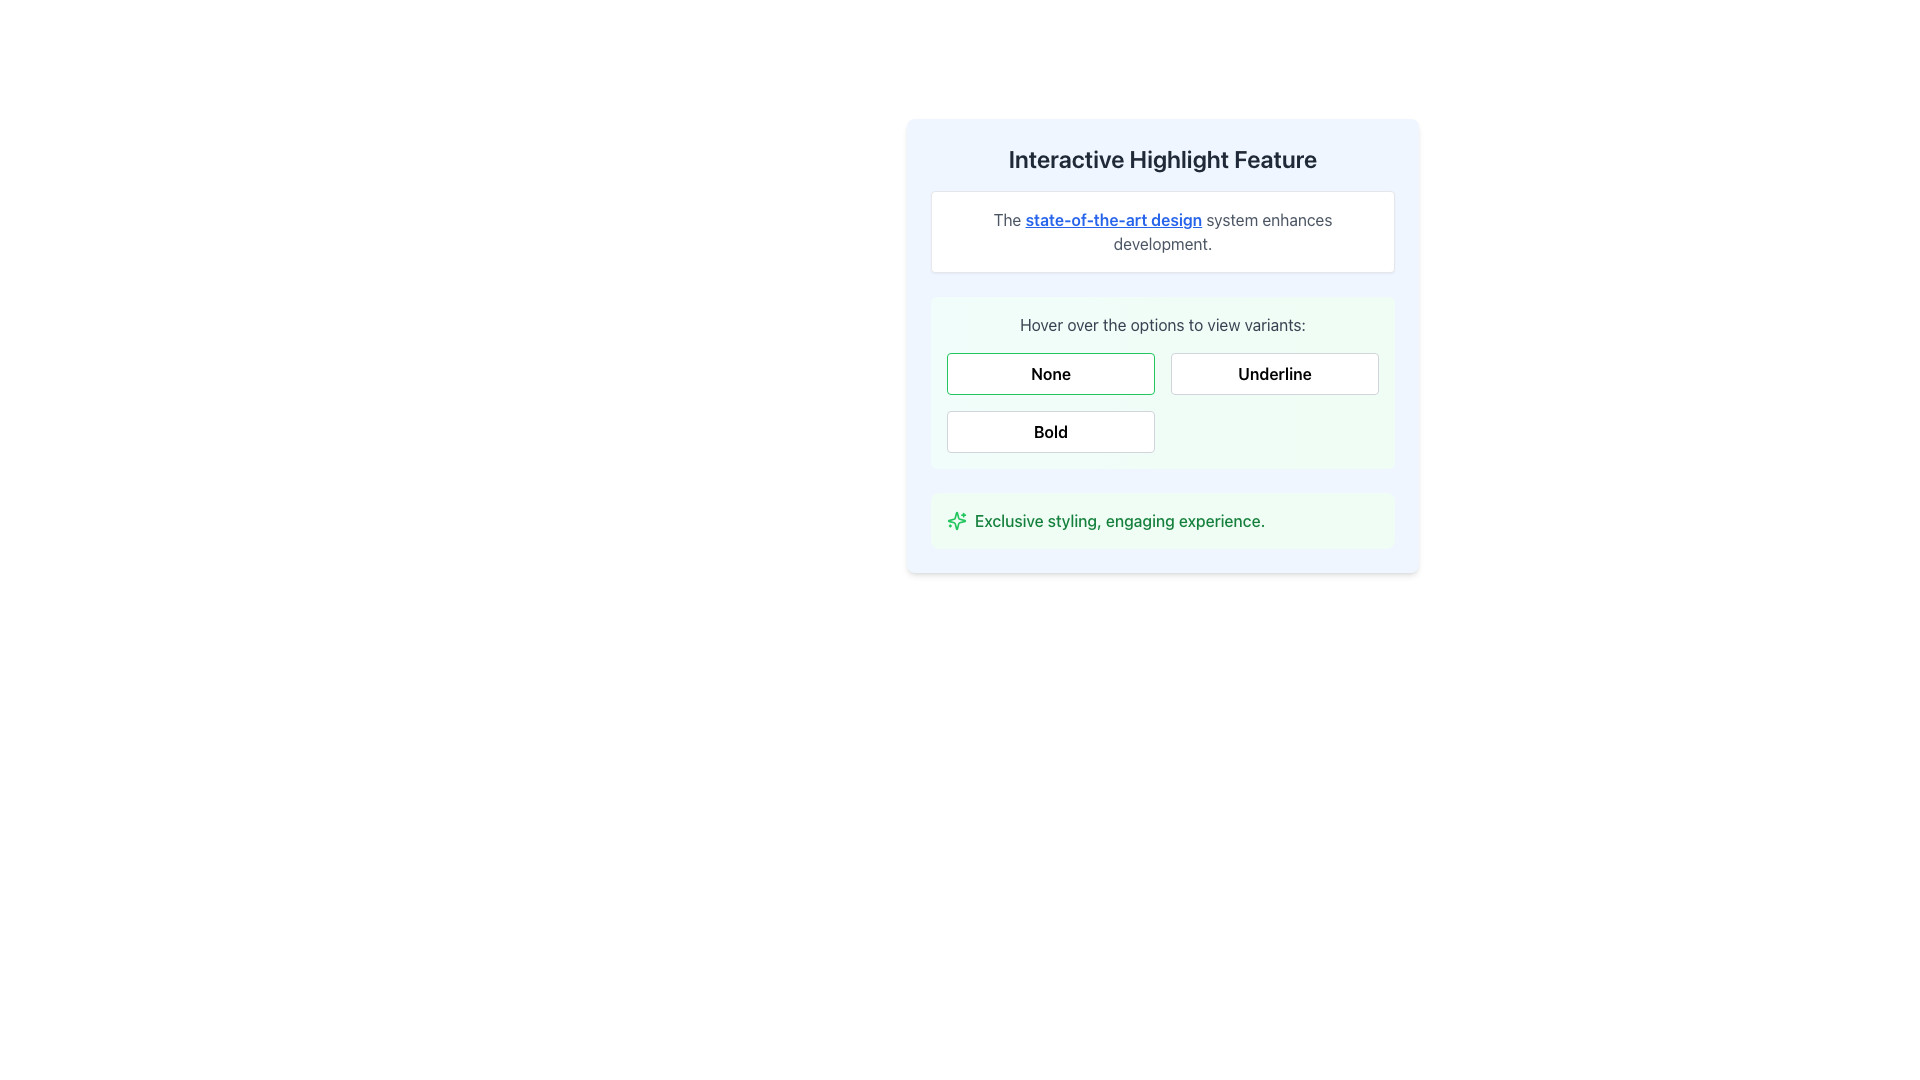  Describe the element at coordinates (1162, 345) in the screenshot. I see `the interactive buttons on the central showcase panel` at that location.